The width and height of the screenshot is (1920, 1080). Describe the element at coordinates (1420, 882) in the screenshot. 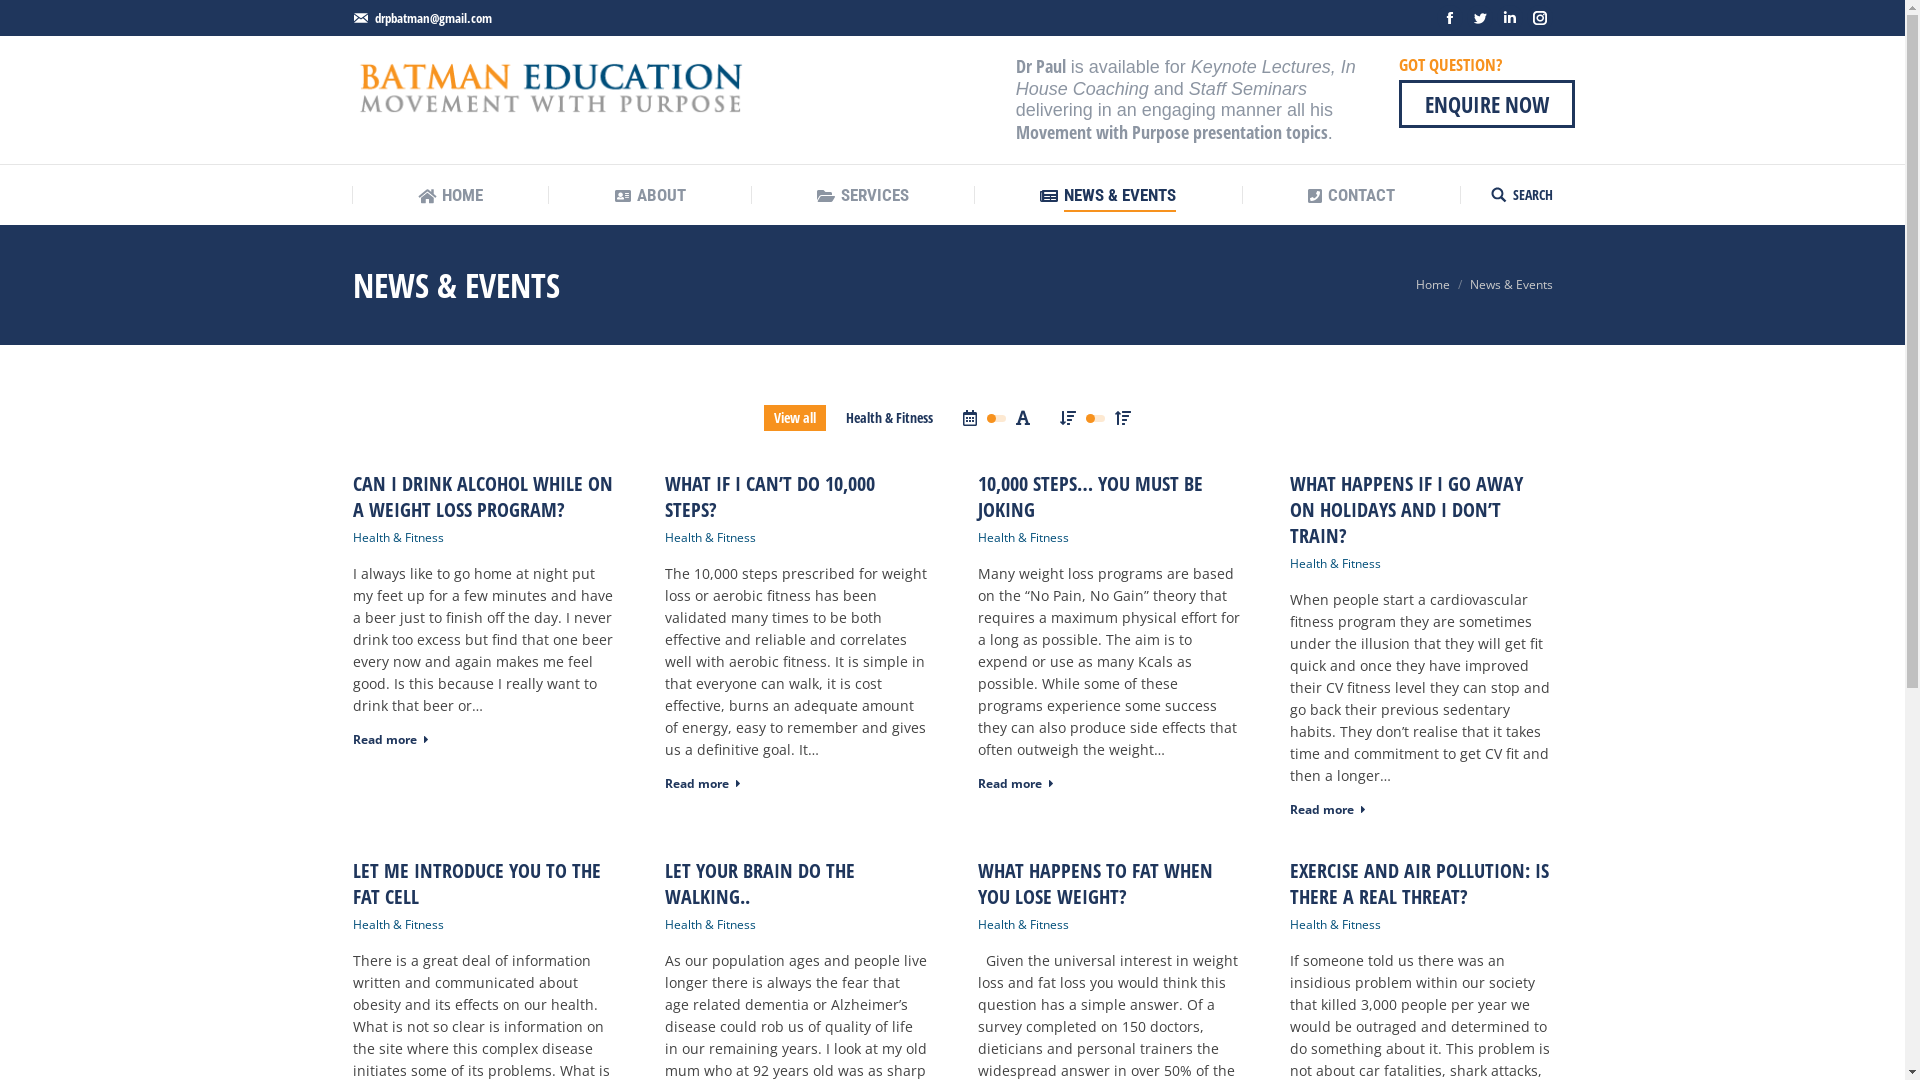

I see `'EXERCISE AND AIR POLLUTION: IS THERE A REAL THREAT?'` at that location.